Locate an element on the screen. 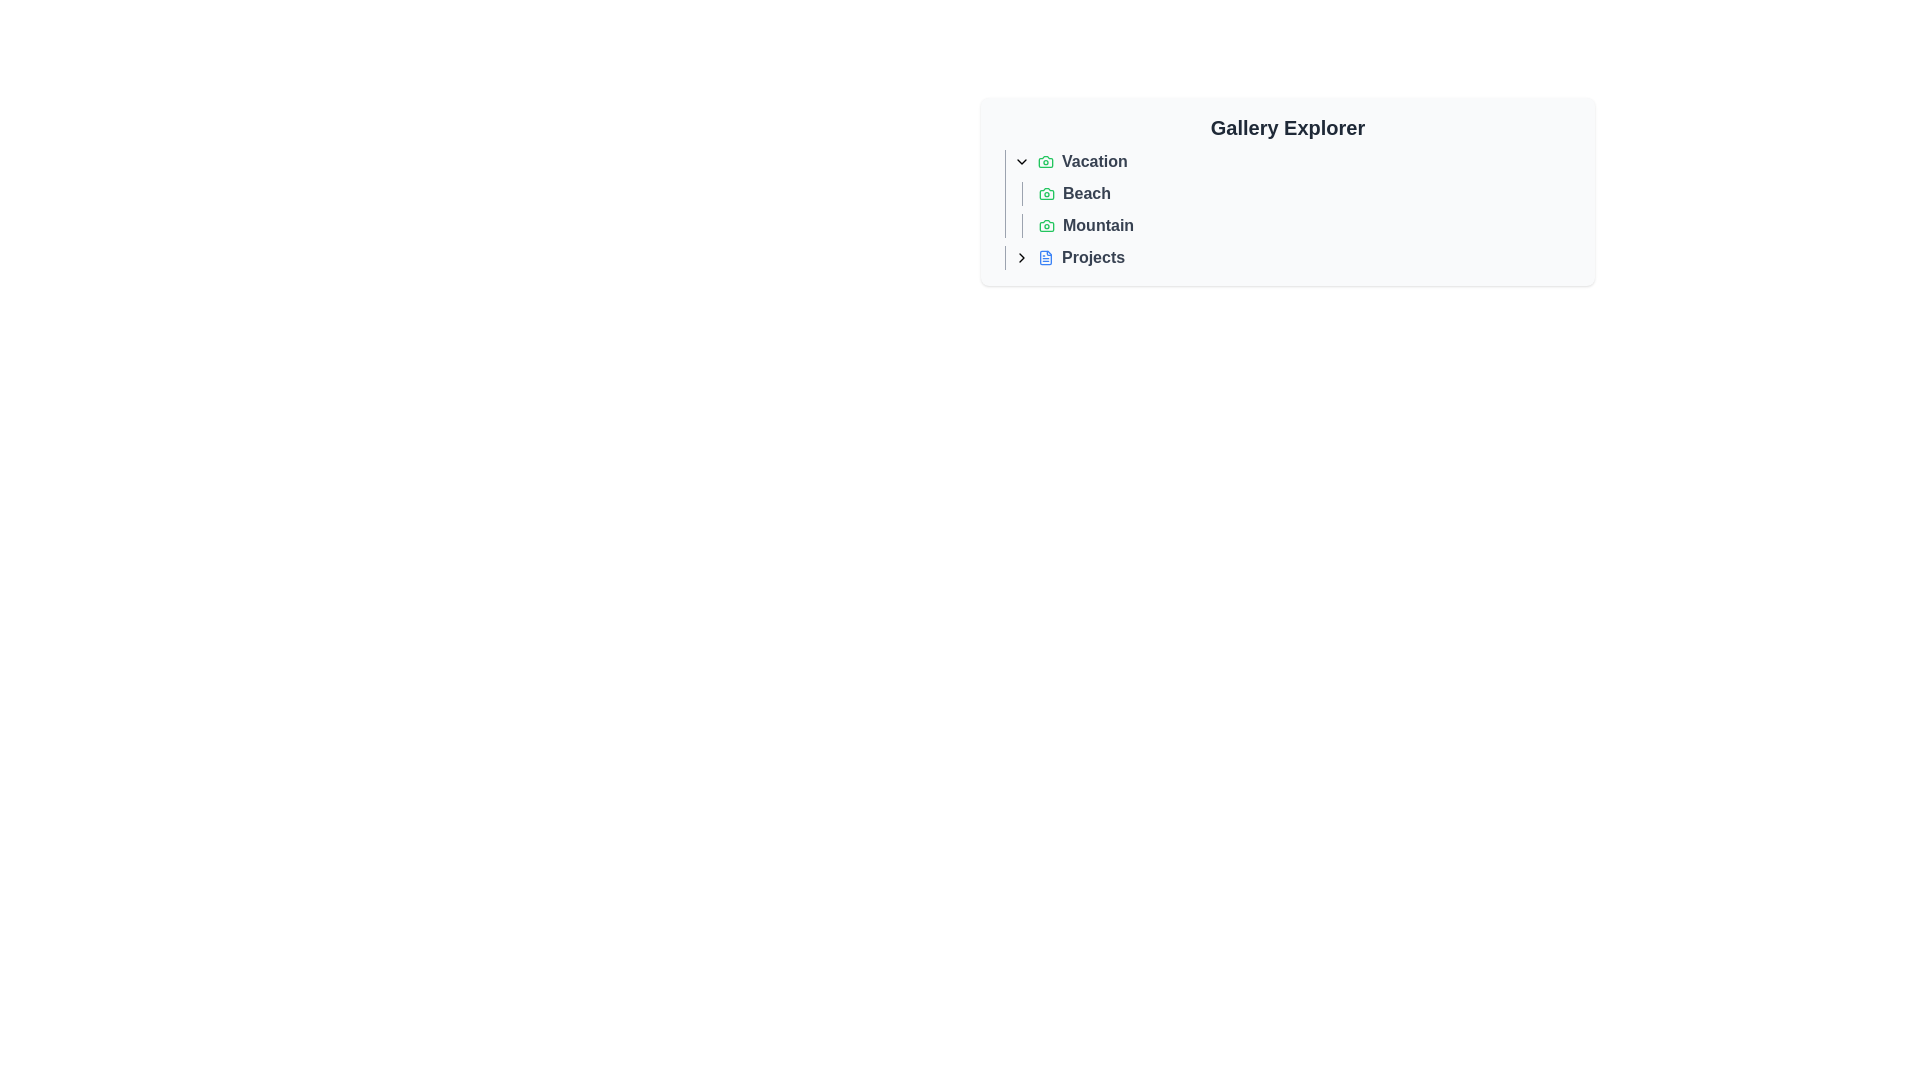 This screenshot has width=1920, height=1080. the camera icon that visually represents the 'Beach' item in the Gallery Explorer is located at coordinates (1045, 193).